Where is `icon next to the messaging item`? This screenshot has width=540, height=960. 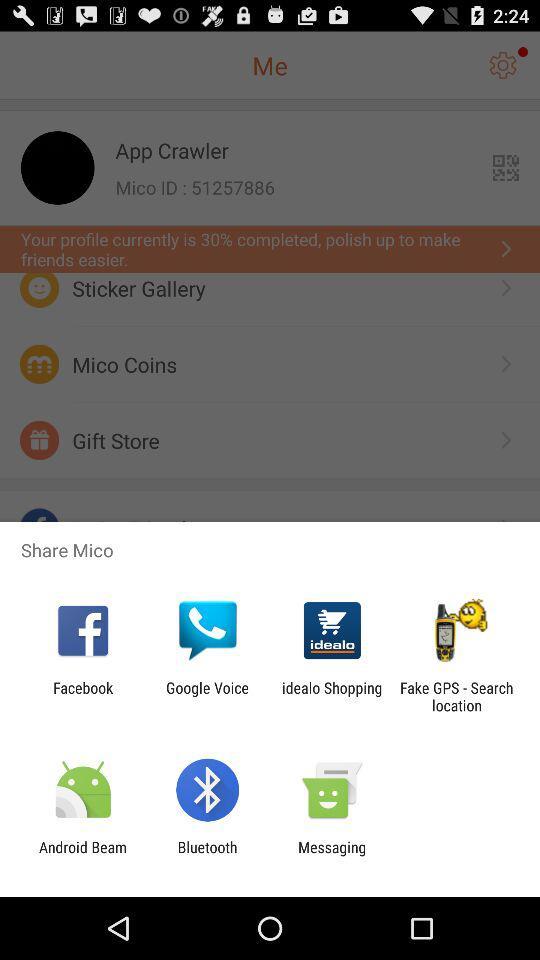
icon next to the messaging item is located at coordinates (206, 855).